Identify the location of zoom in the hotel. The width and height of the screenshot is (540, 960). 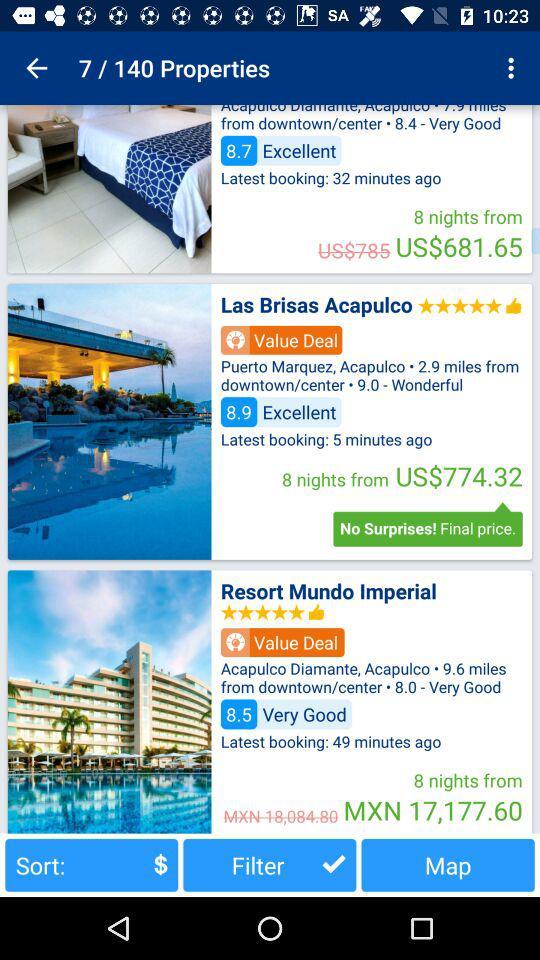
(109, 701).